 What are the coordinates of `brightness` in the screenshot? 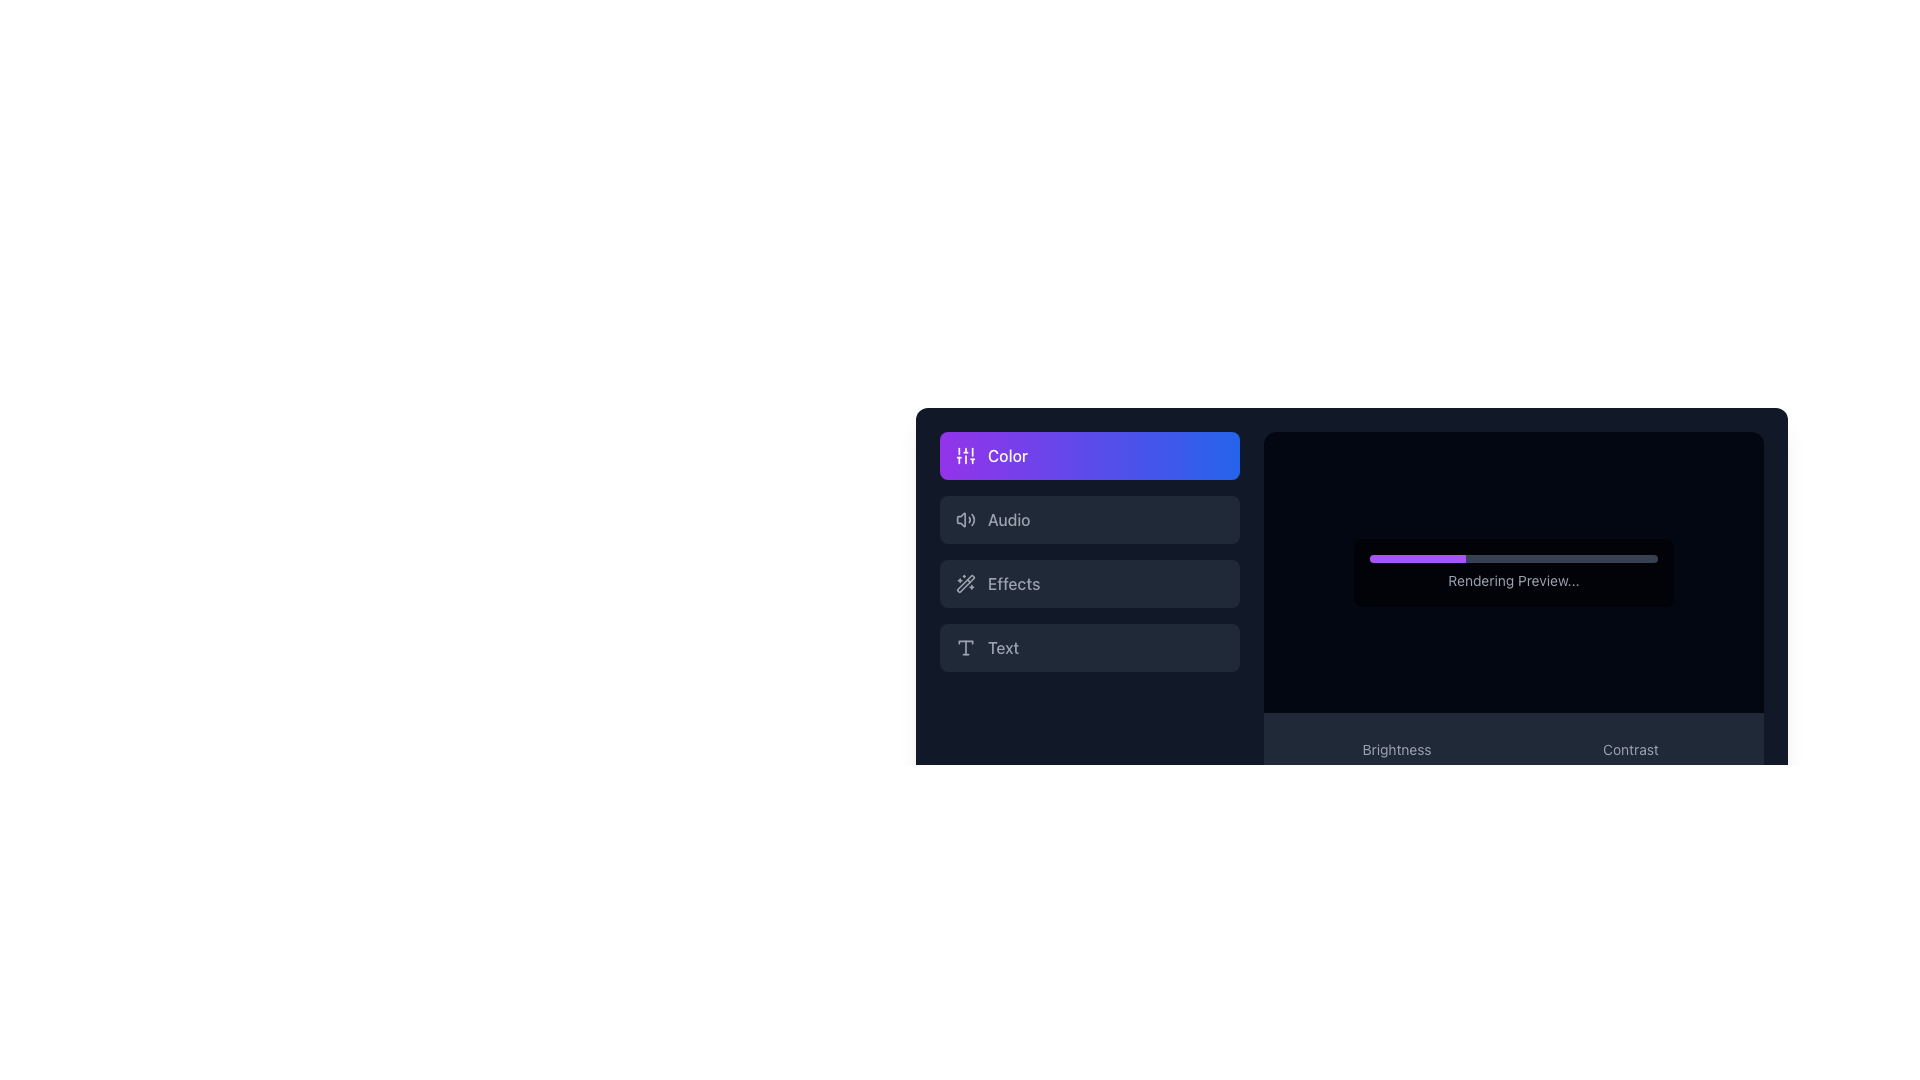 It's located at (1329, 775).